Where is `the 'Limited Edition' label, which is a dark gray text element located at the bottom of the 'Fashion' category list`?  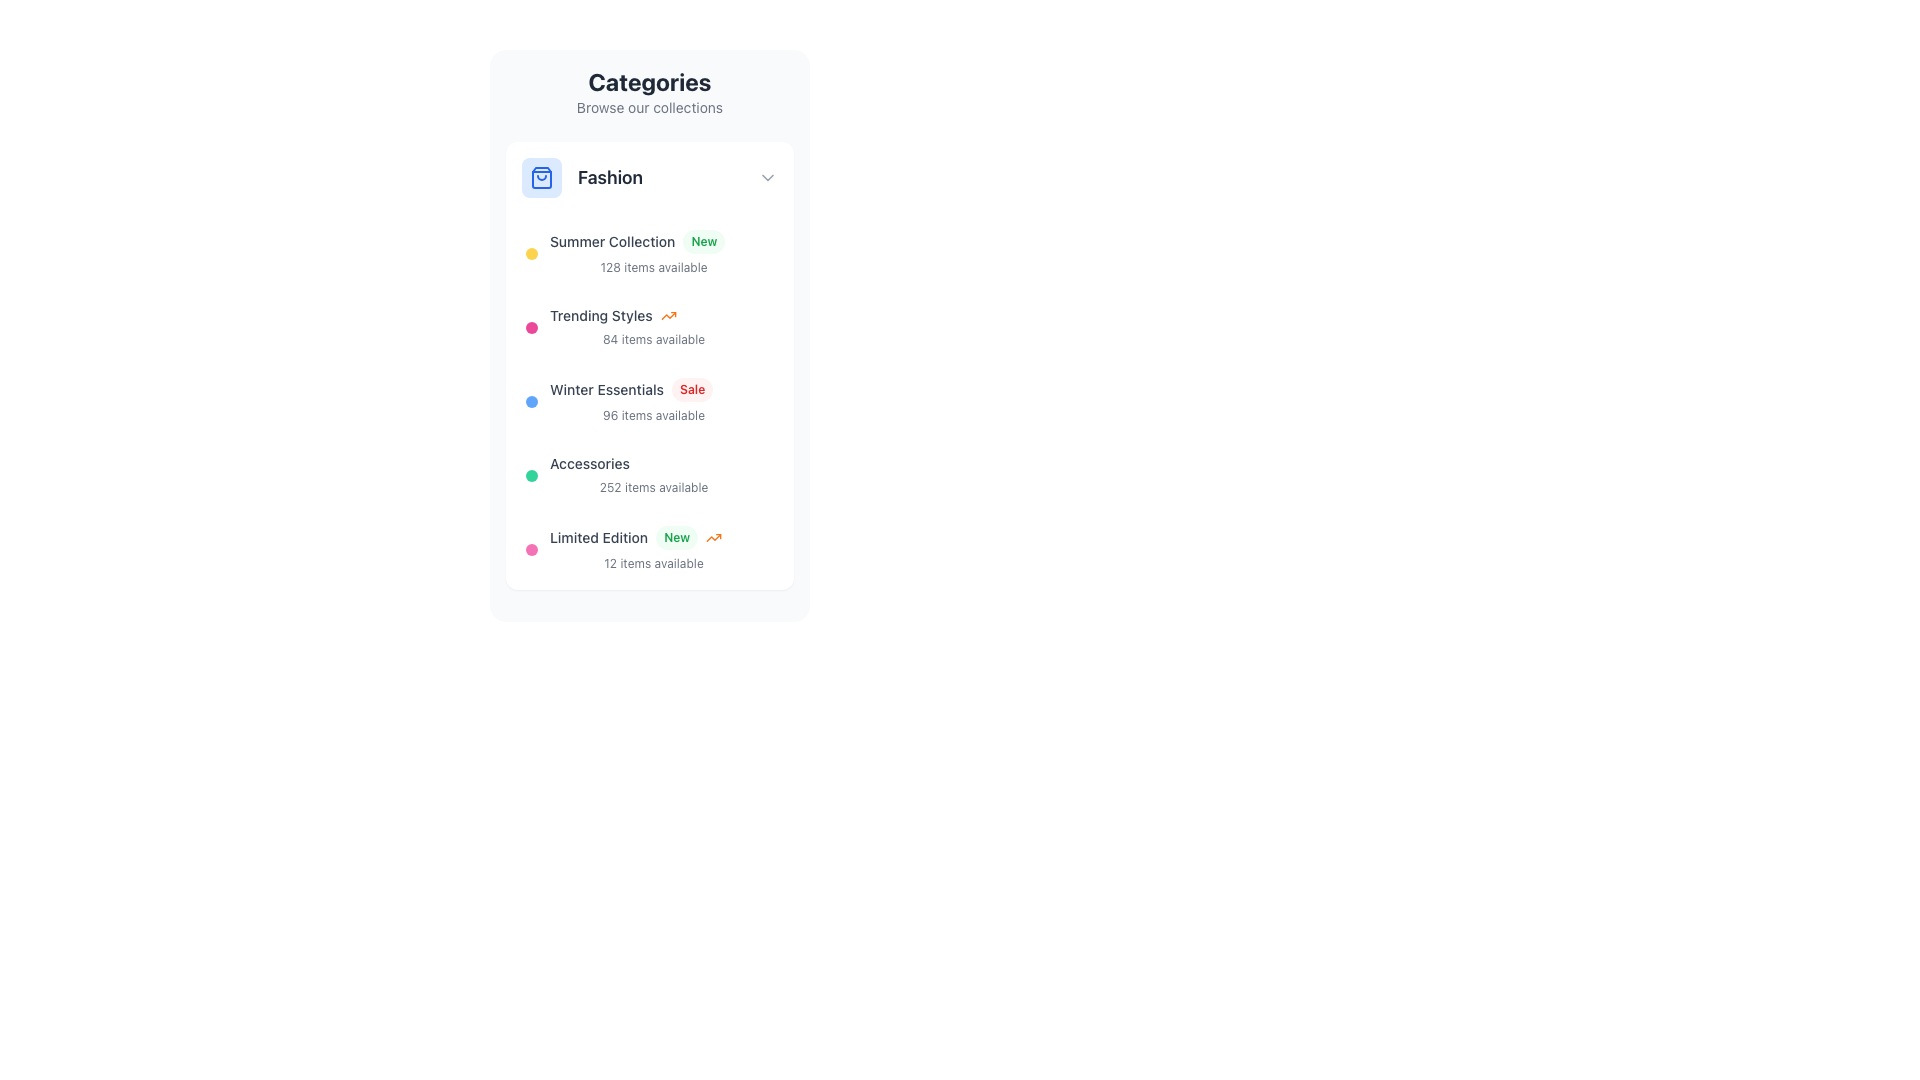
the 'Limited Edition' label, which is a dark gray text element located at the bottom of the 'Fashion' category list is located at coordinates (598, 536).